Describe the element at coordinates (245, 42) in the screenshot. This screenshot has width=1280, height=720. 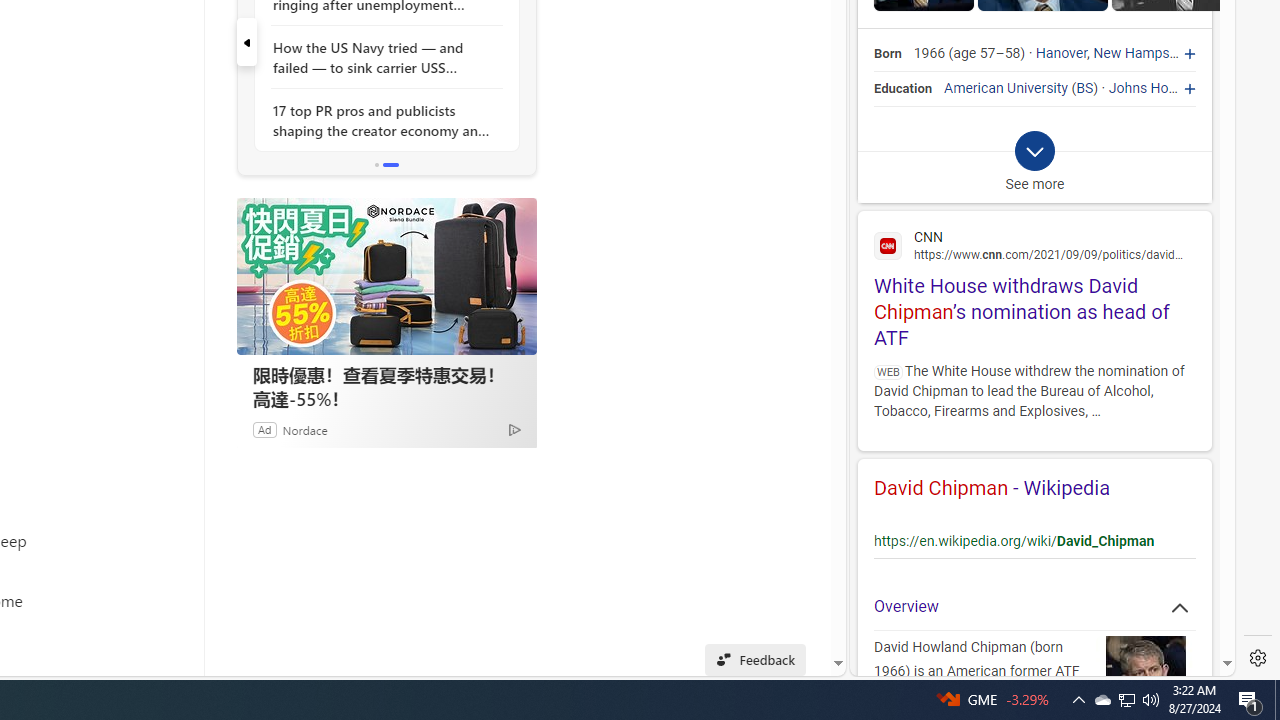
I see `'previous'` at that location.